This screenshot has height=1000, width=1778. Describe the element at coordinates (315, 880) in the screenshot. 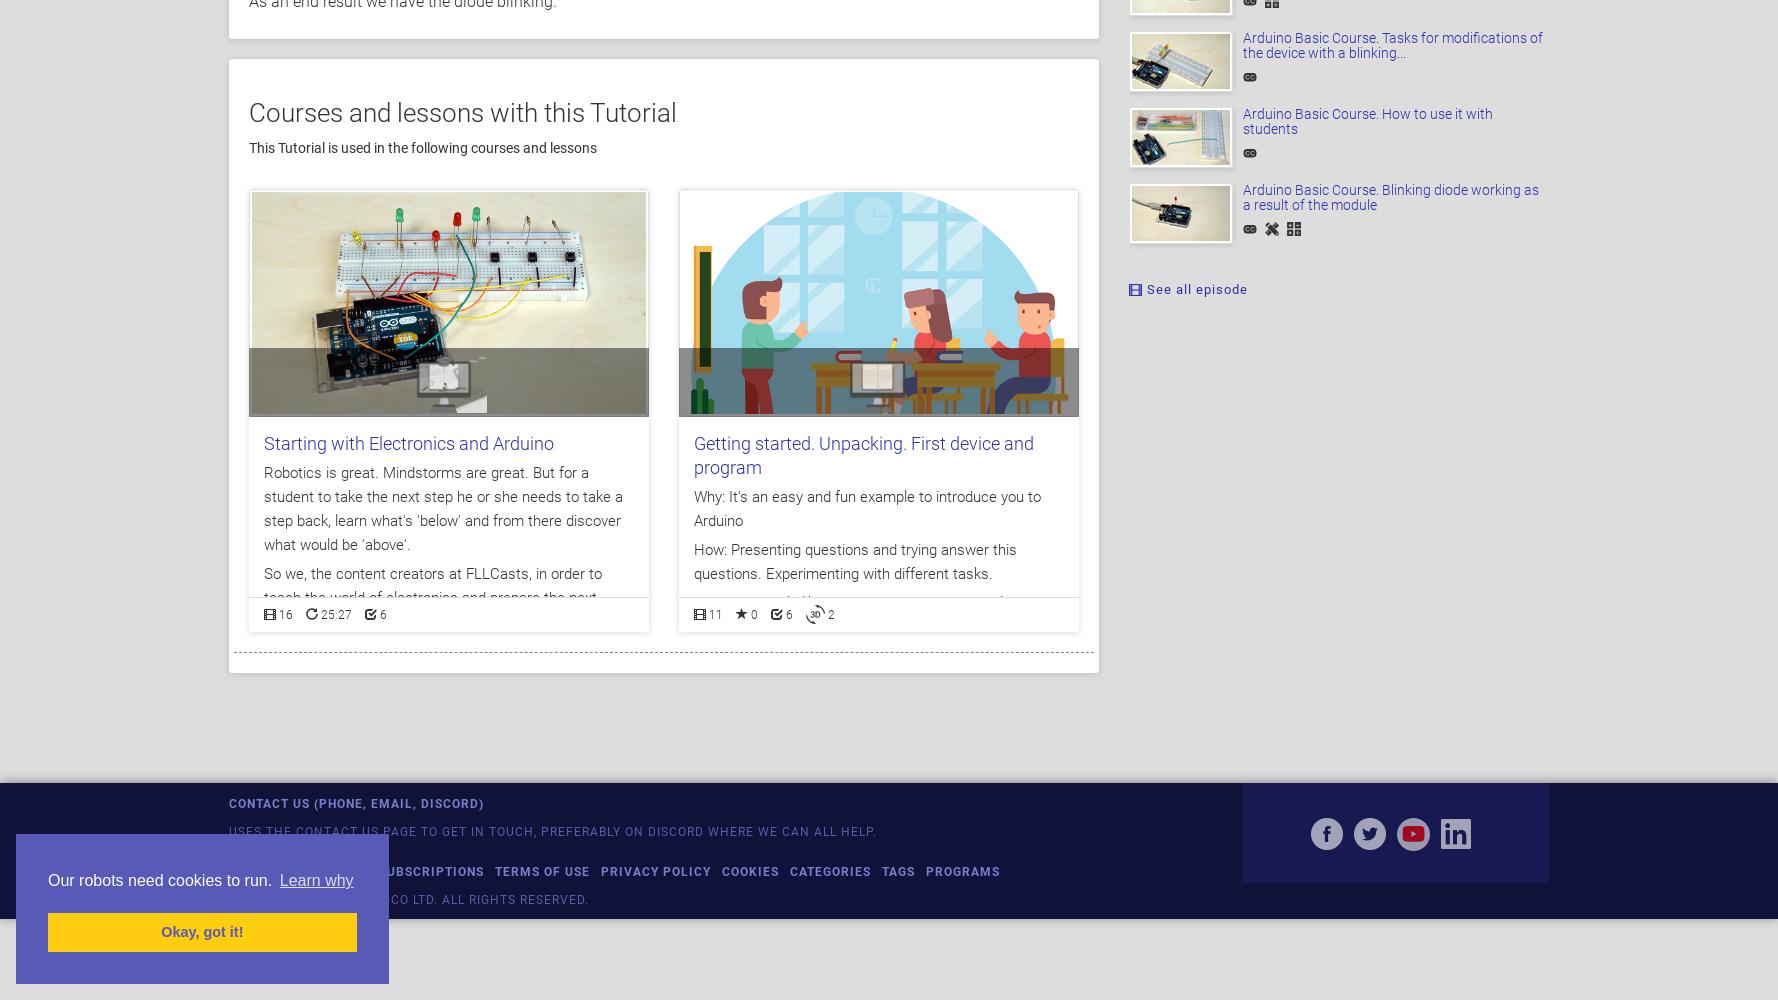

I see `'Learn why'` at that location.